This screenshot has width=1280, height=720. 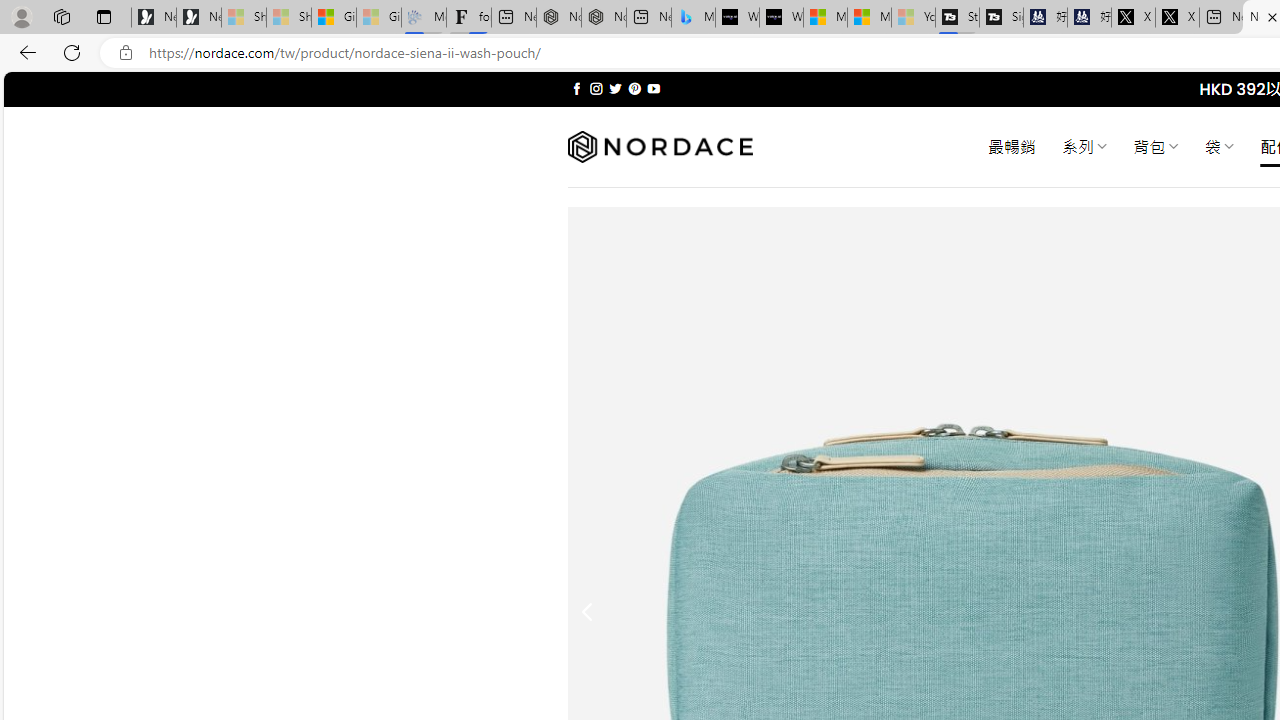 What do you see at coordinates (603, 17) in the screenshot?
I see `'Nordace - #1 Japanese Best-Seller - Siena Smart Backpack'` at bounding box center [603, 17].